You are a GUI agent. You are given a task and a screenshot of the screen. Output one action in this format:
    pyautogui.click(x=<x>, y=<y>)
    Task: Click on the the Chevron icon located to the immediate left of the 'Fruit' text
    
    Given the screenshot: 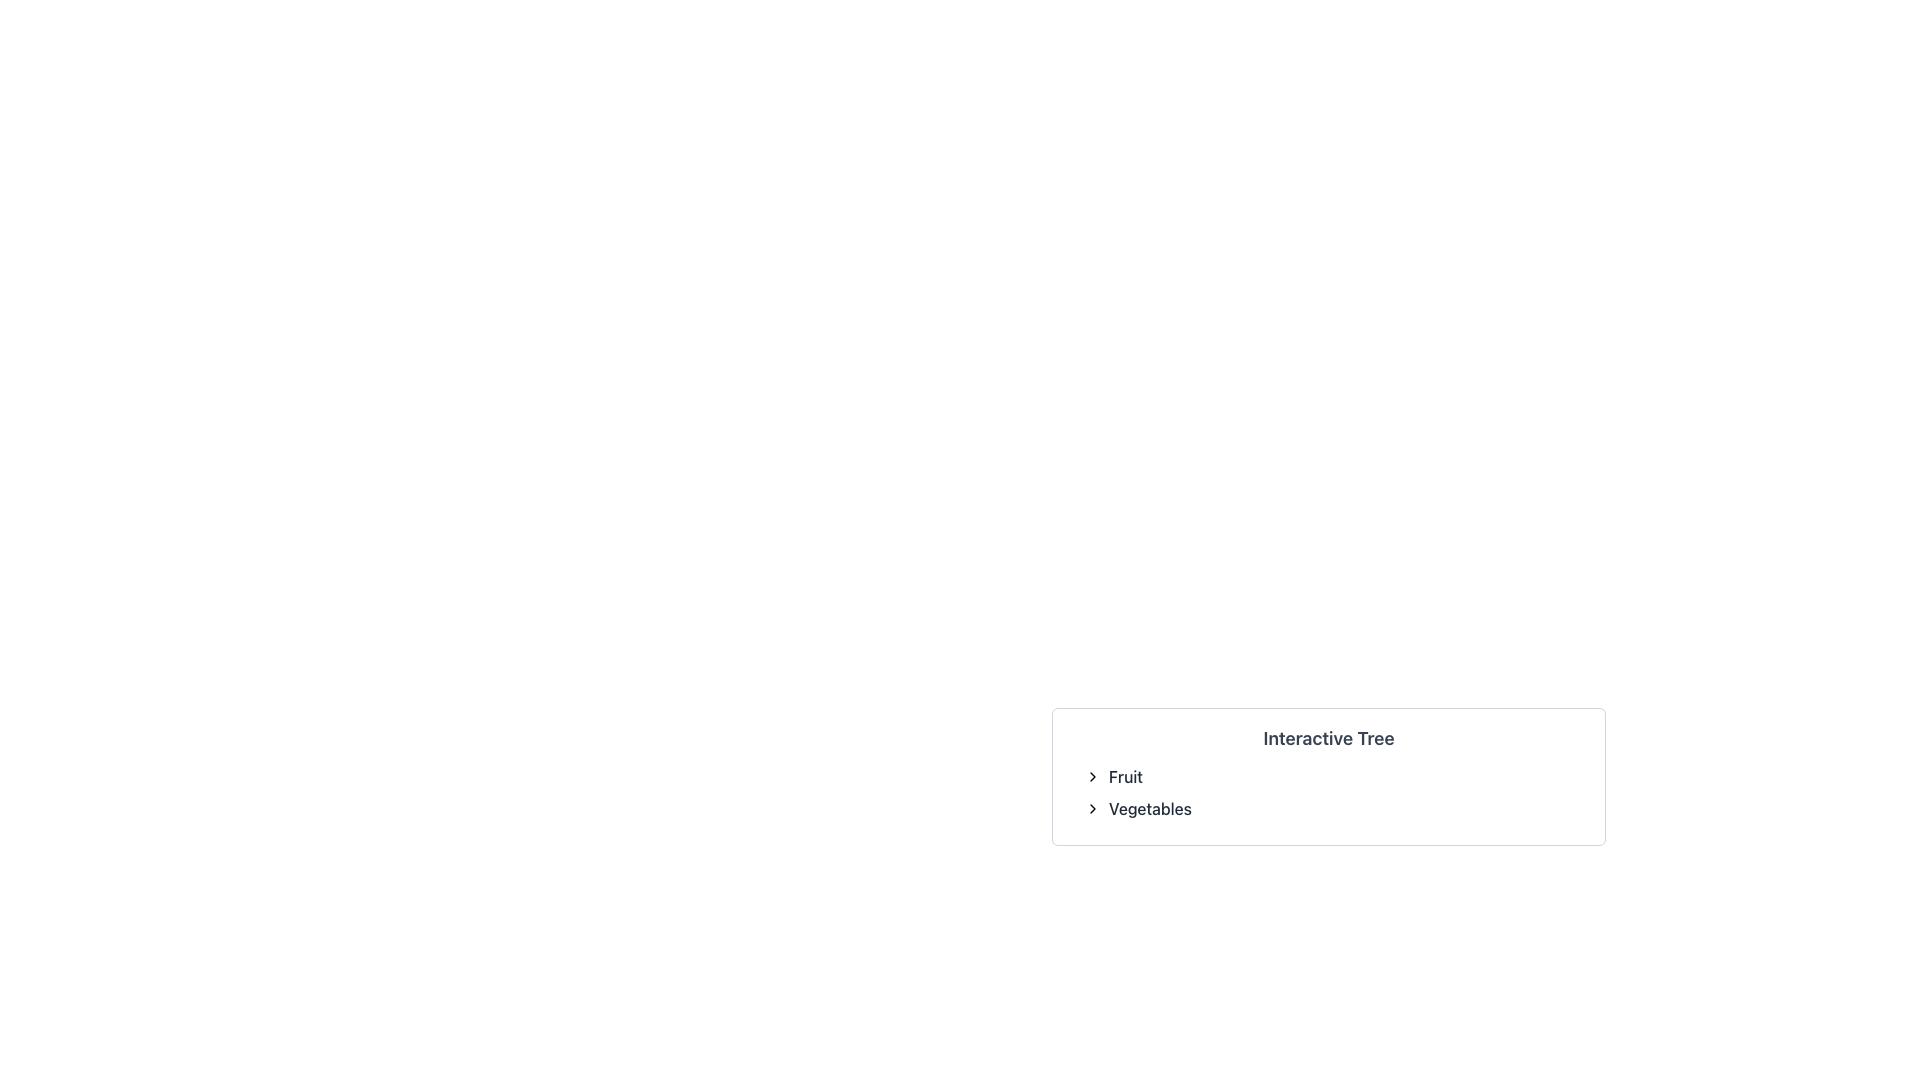 What is the action you would take?
    pyautogui.click(x=1092, y=775)
    